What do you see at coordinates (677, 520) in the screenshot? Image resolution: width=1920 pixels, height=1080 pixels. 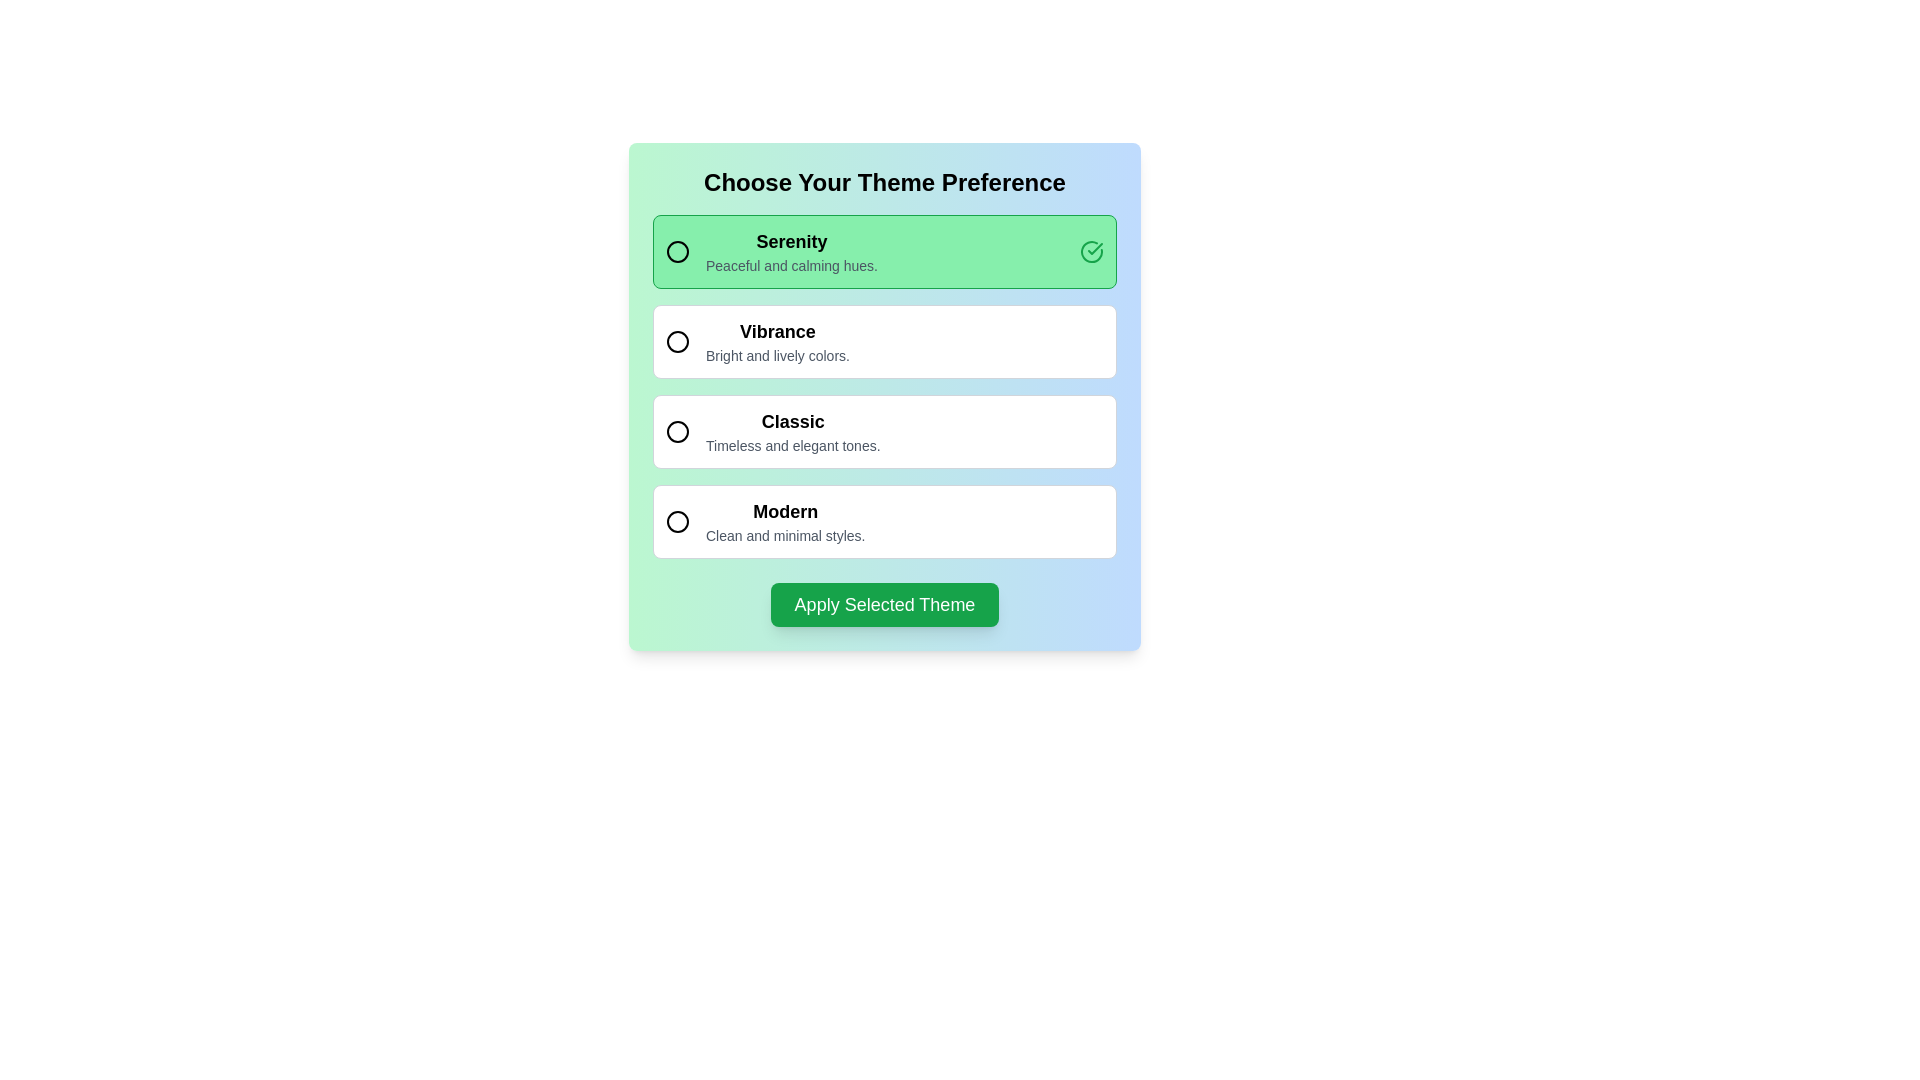 I see `the circular radio button indicator associated with the 'Modern' option` at bounding box center [677, 520].